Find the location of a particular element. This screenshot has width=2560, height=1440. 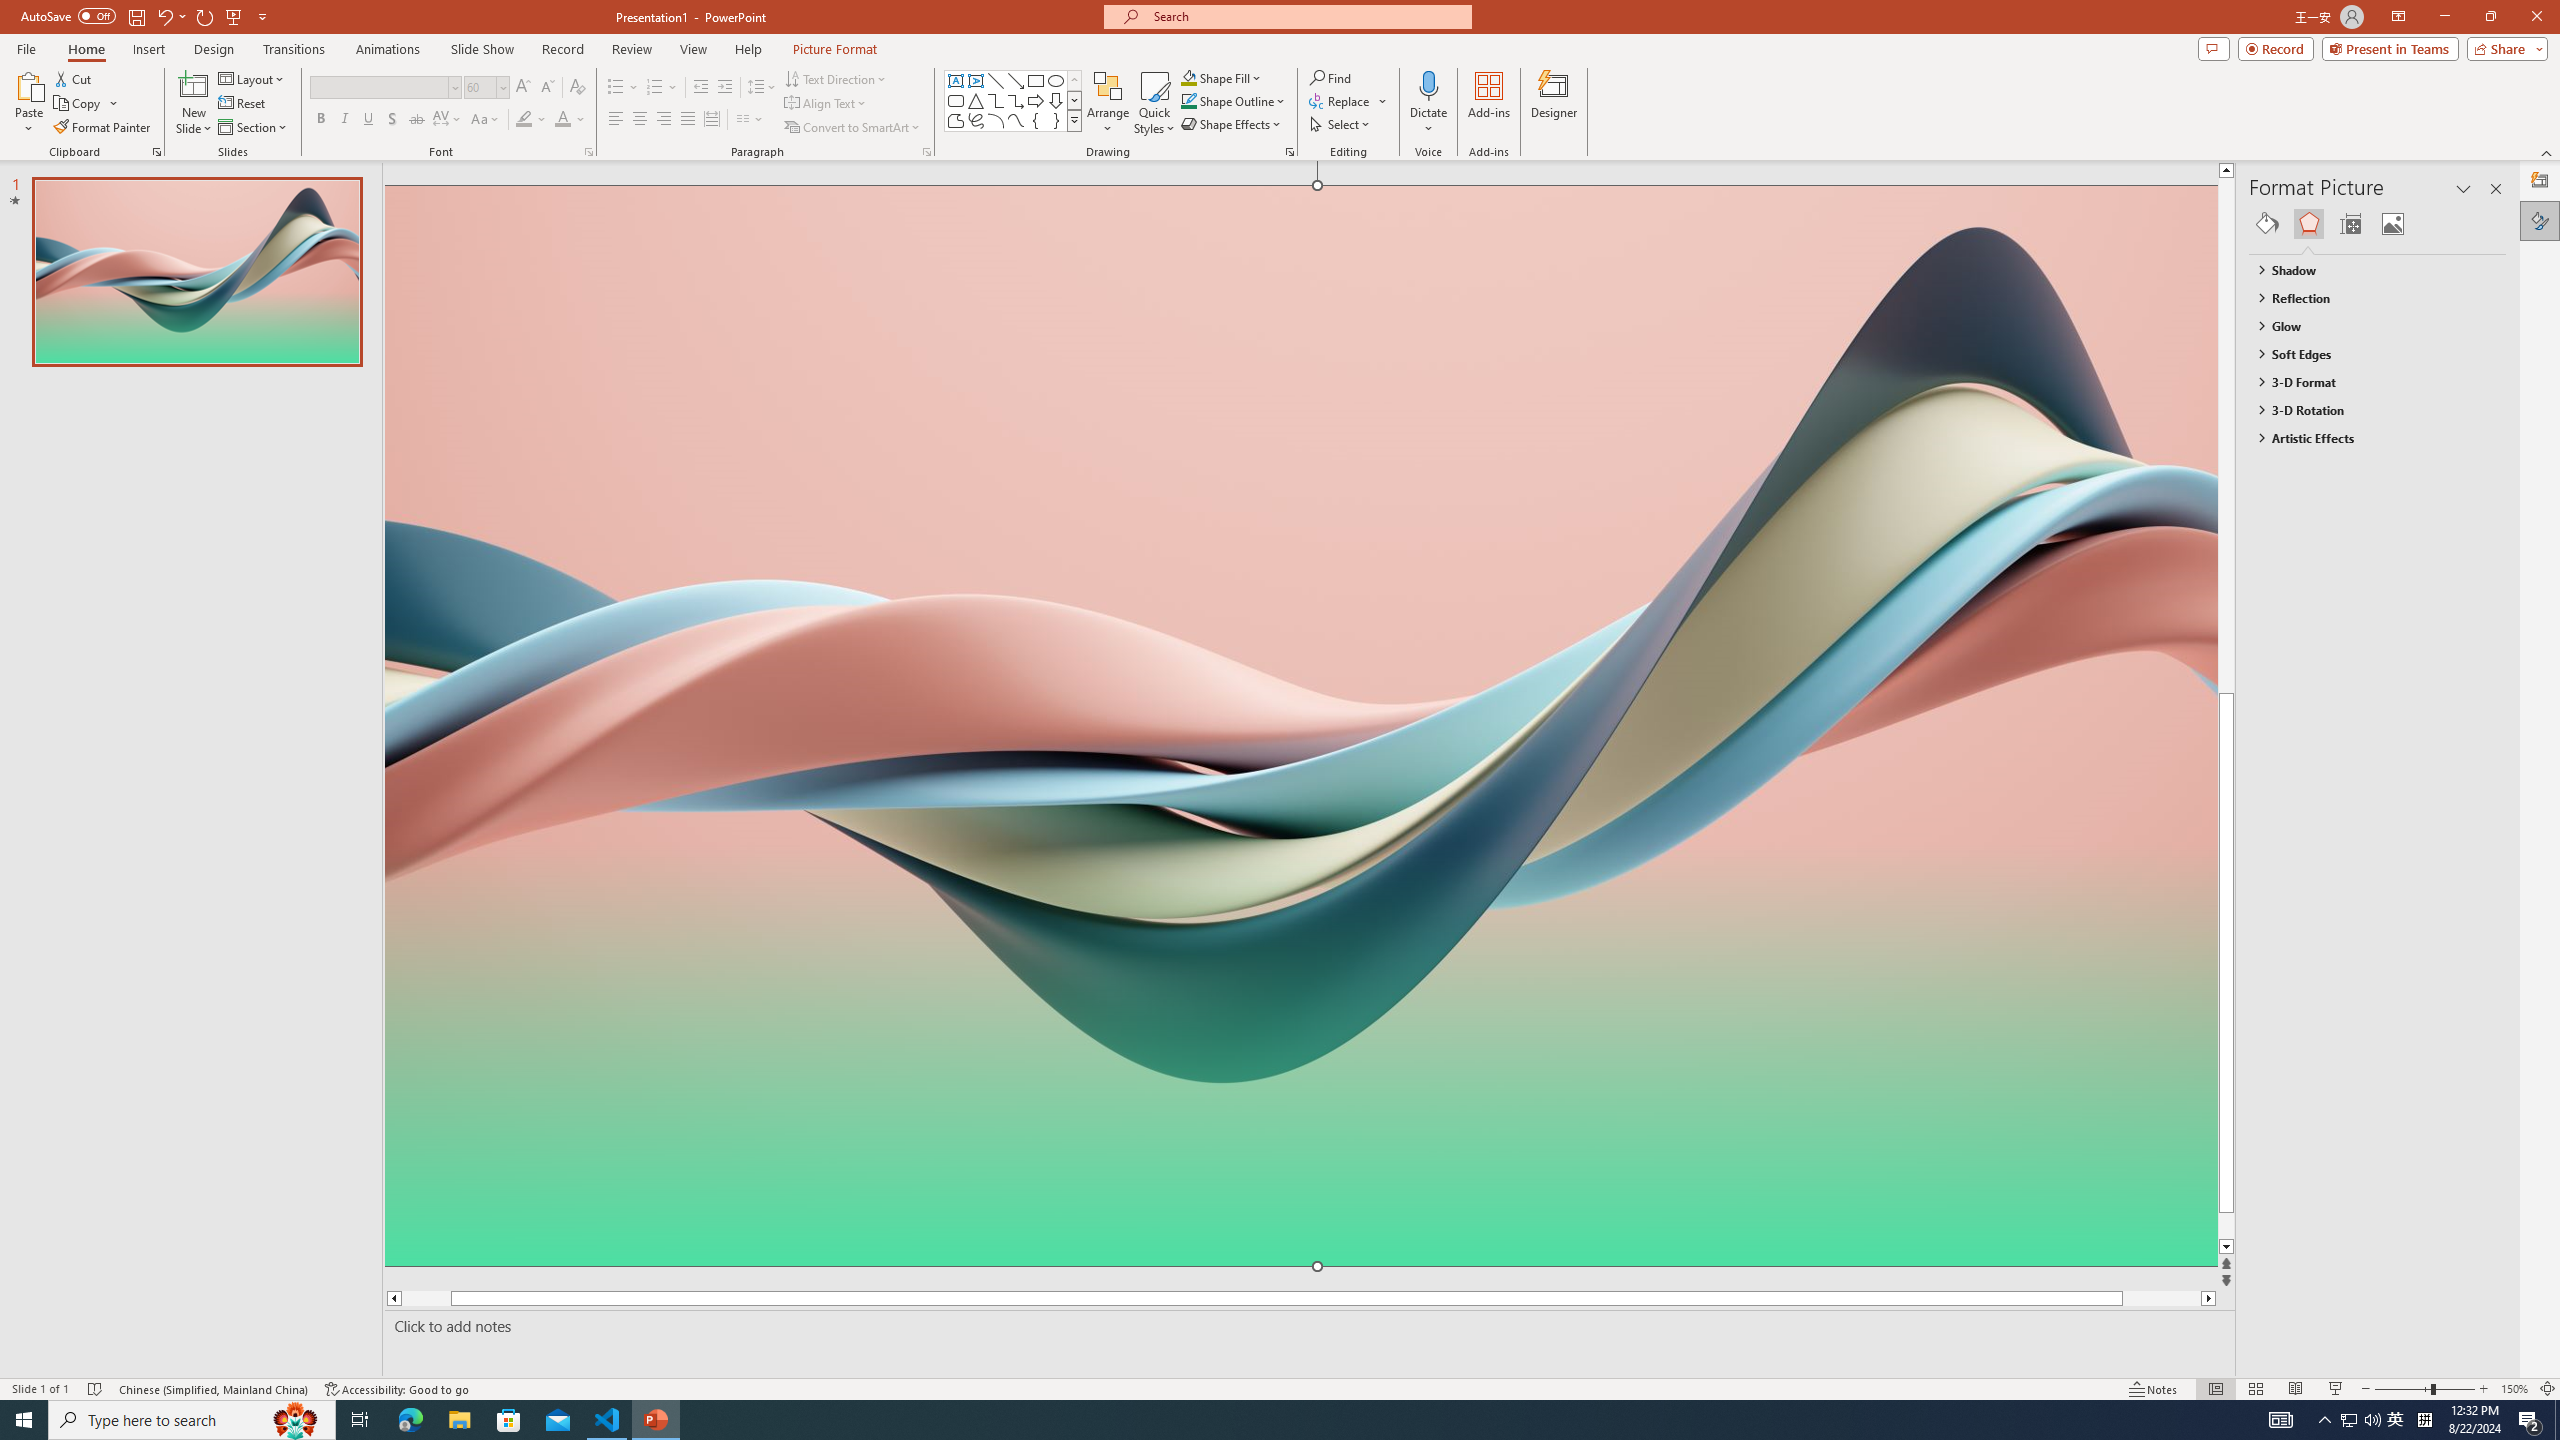

'Present in Teams' is located at coordinates (2390, 47).